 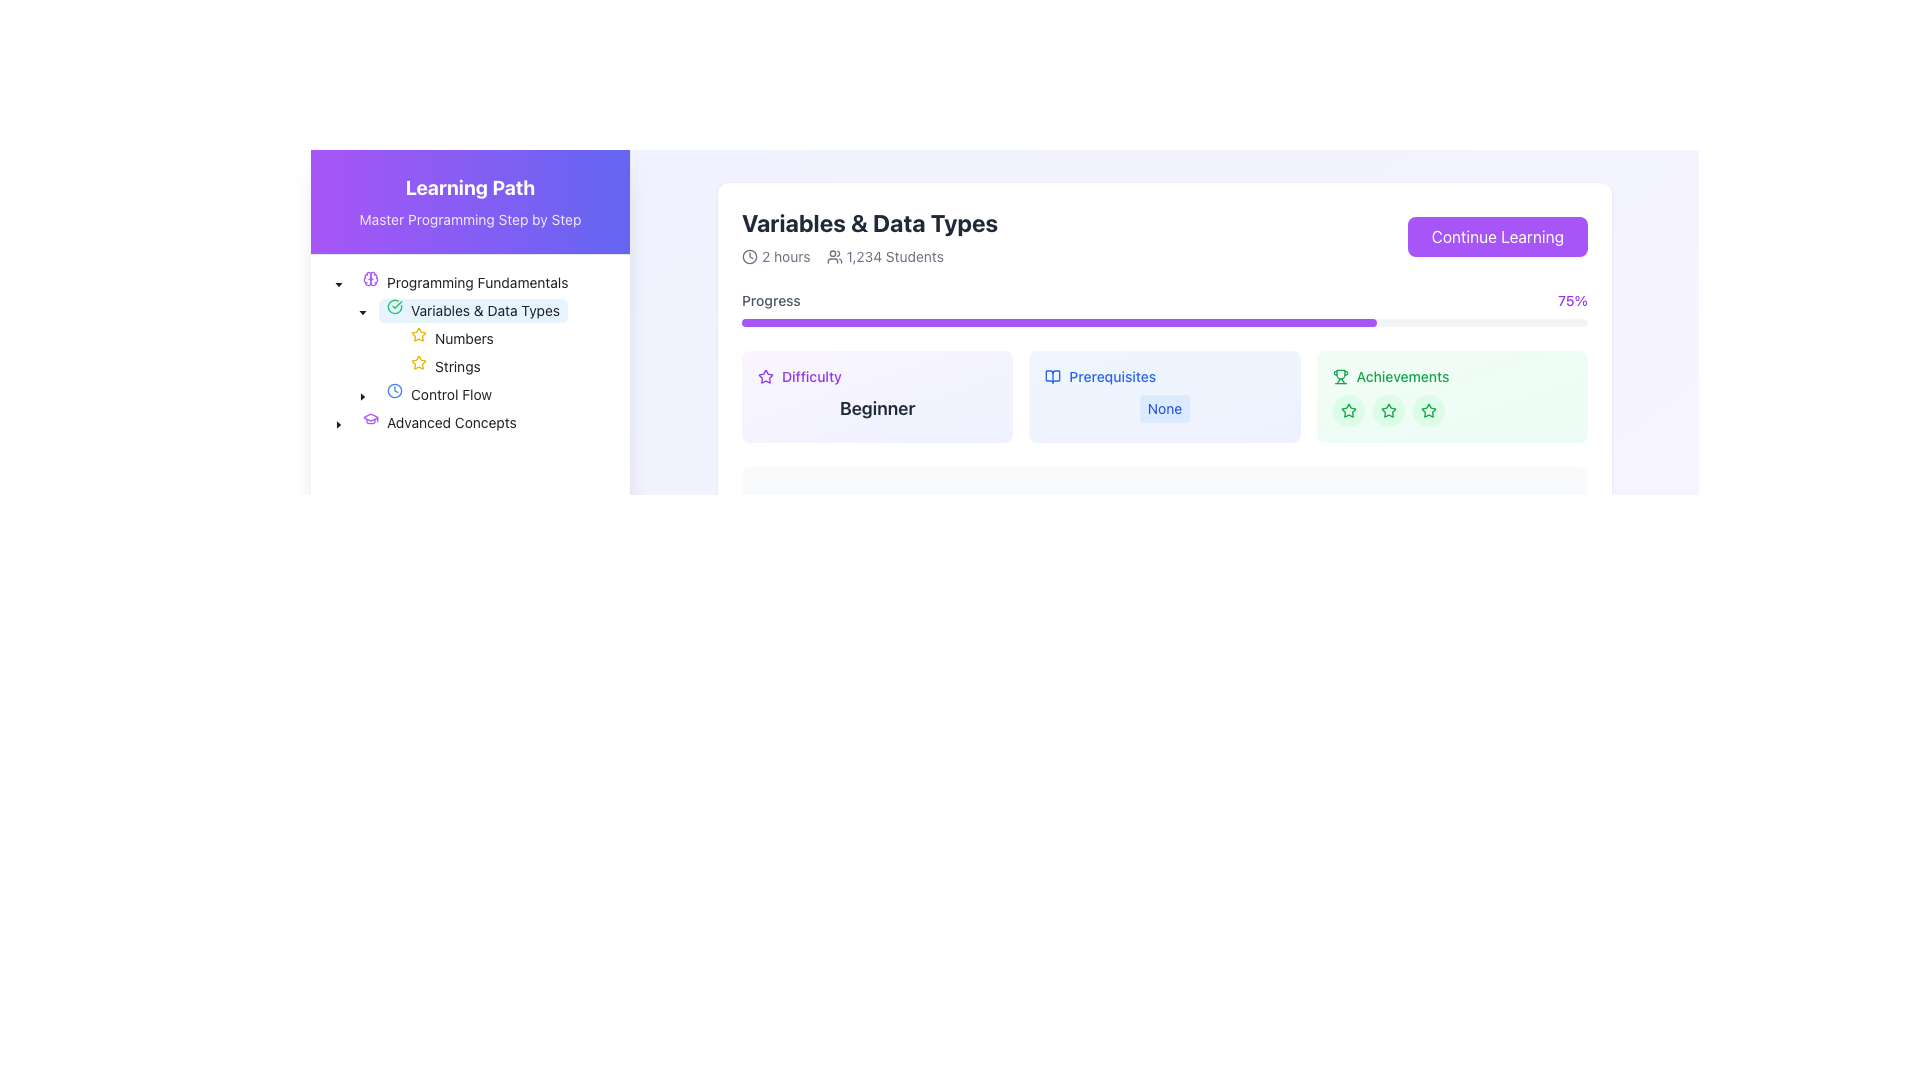 I want to click on the row containing three circular star icons within the 'Achievements' section located at the top-right of the page, so click(x=1452, y=410).